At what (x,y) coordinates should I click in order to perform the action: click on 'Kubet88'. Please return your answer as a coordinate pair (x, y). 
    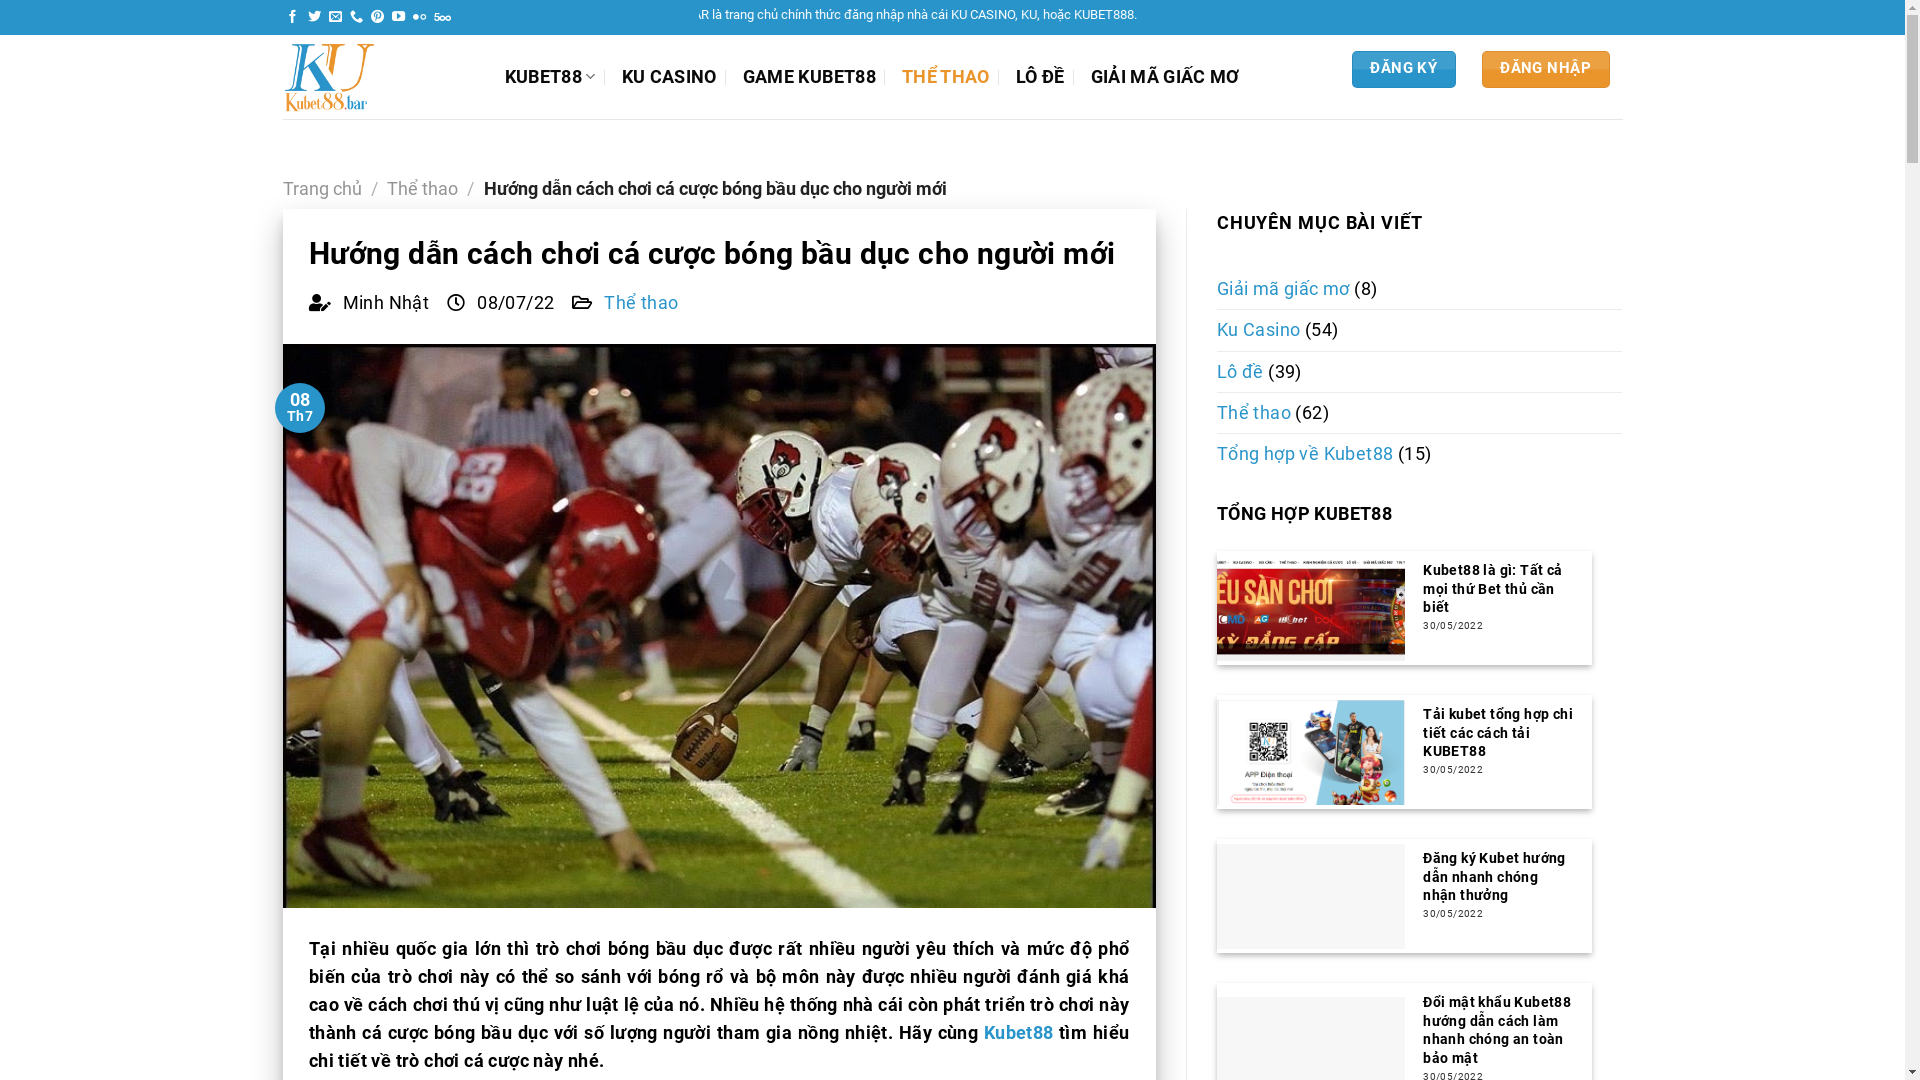
    Looking at the image, I should click on (983, 1033).